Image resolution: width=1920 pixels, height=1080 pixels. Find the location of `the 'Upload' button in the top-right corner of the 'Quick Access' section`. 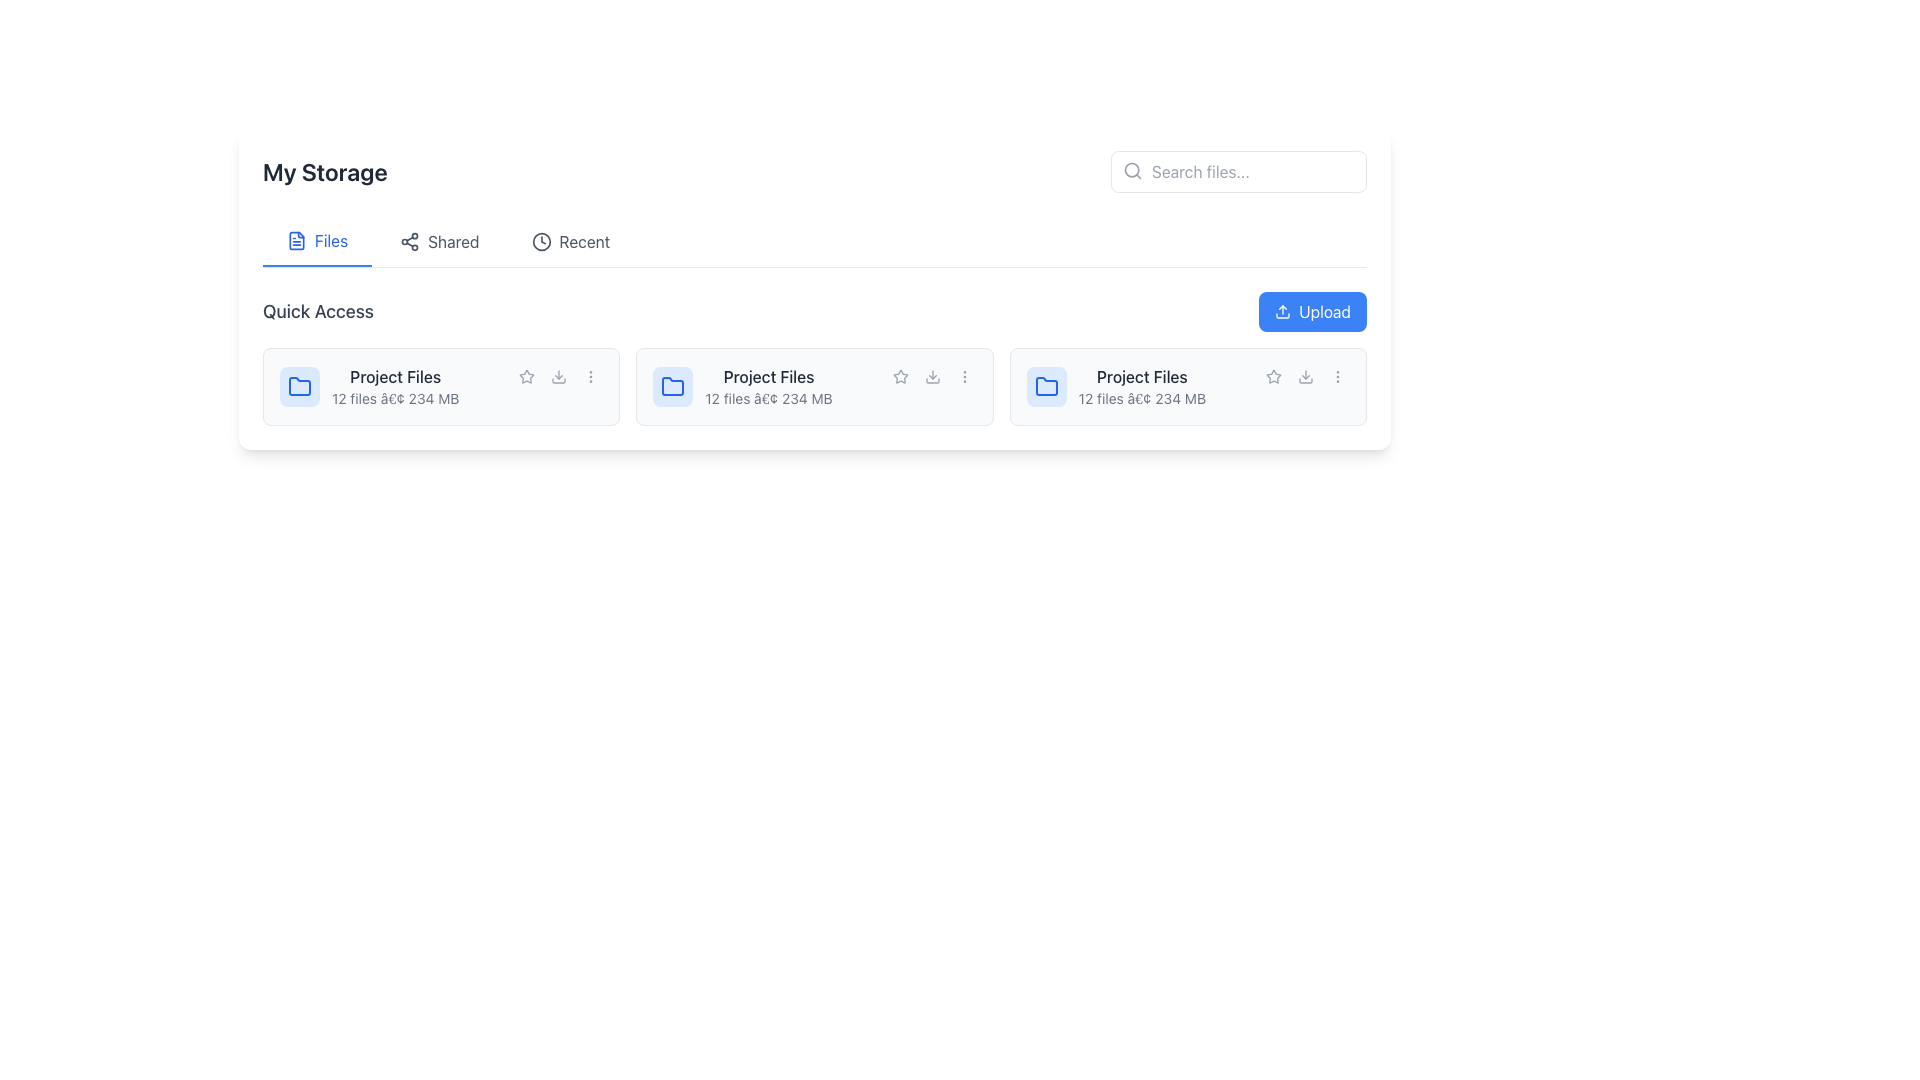

the 'Upload' button in the top-right corner of the 'Quick Access' section is located at coordinates (1313, 312).